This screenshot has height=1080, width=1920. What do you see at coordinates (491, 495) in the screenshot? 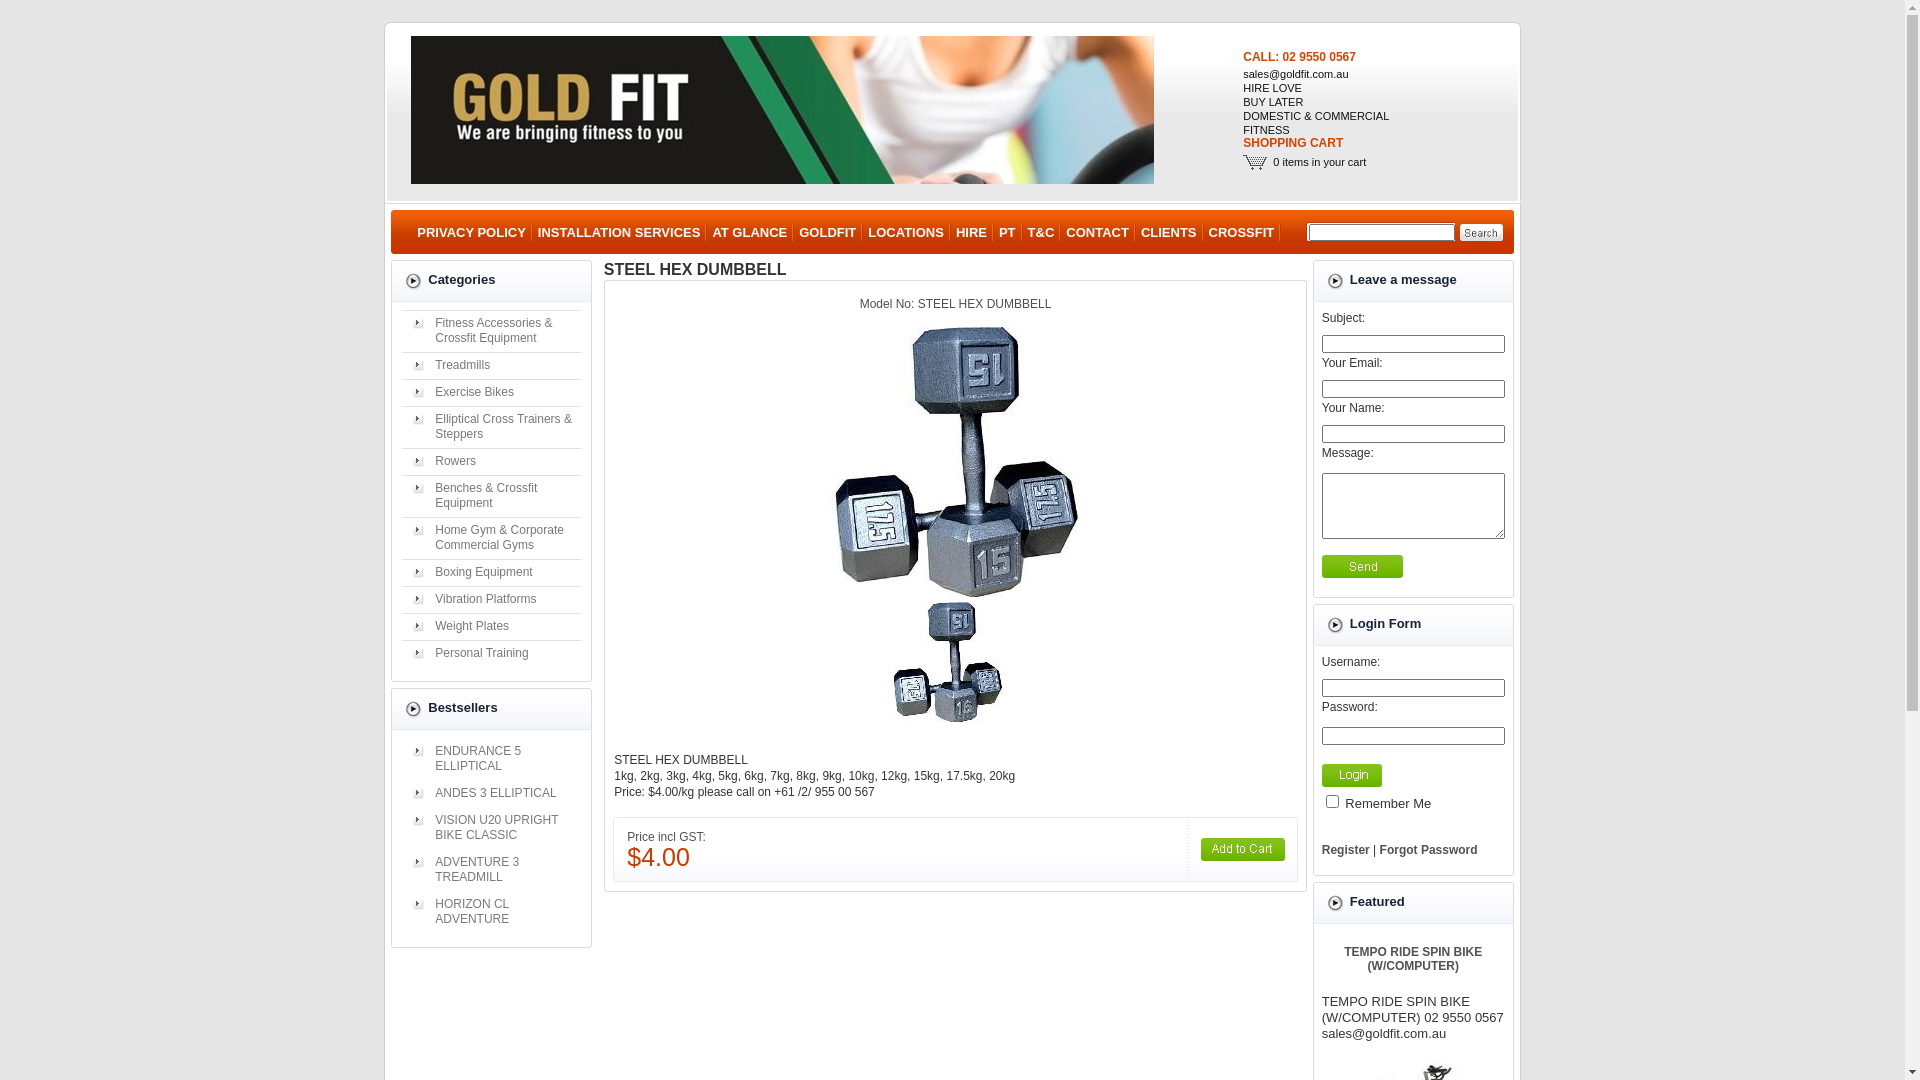
I see `'Benches & Crossfit Equipment'` at bounding box center [491, 495].